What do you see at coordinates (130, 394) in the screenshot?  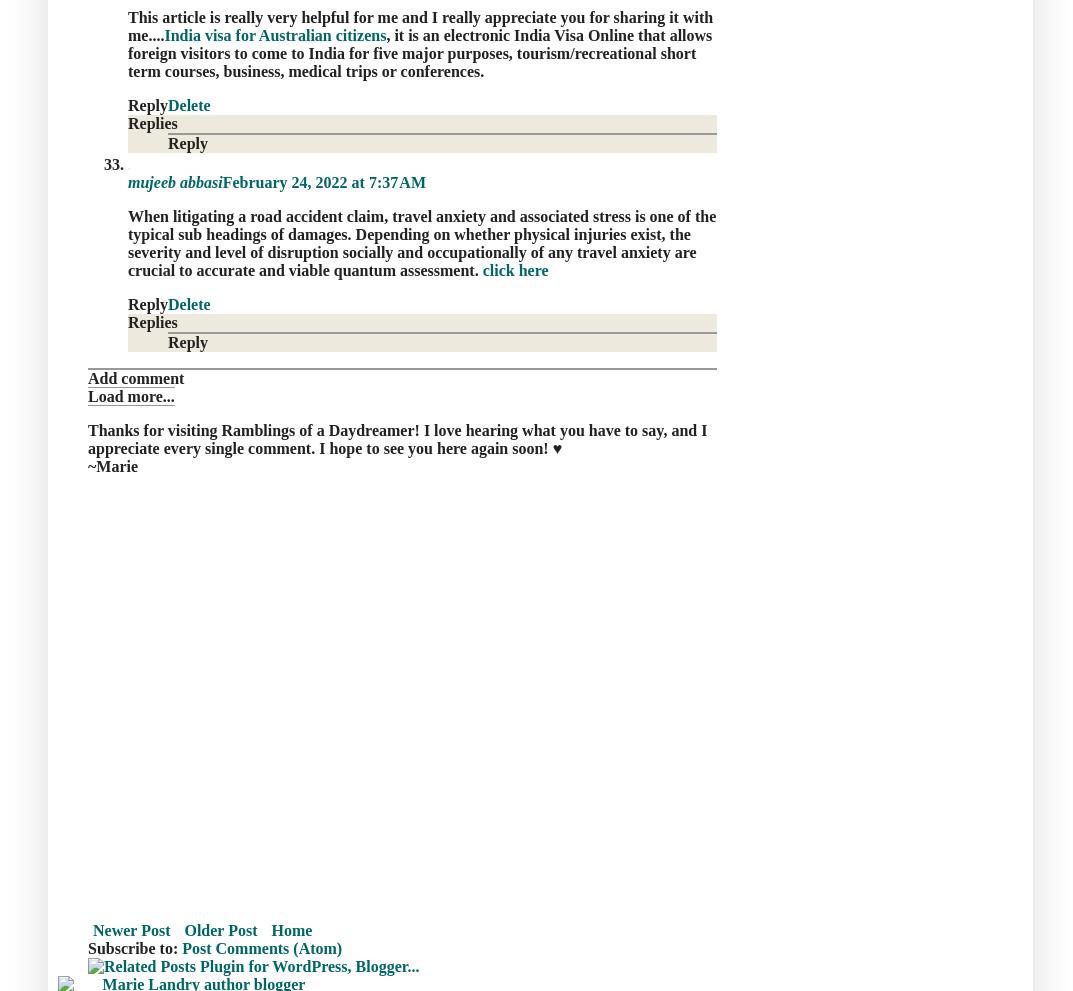 I see `'Load more...'` at bounding box center [130, 394].